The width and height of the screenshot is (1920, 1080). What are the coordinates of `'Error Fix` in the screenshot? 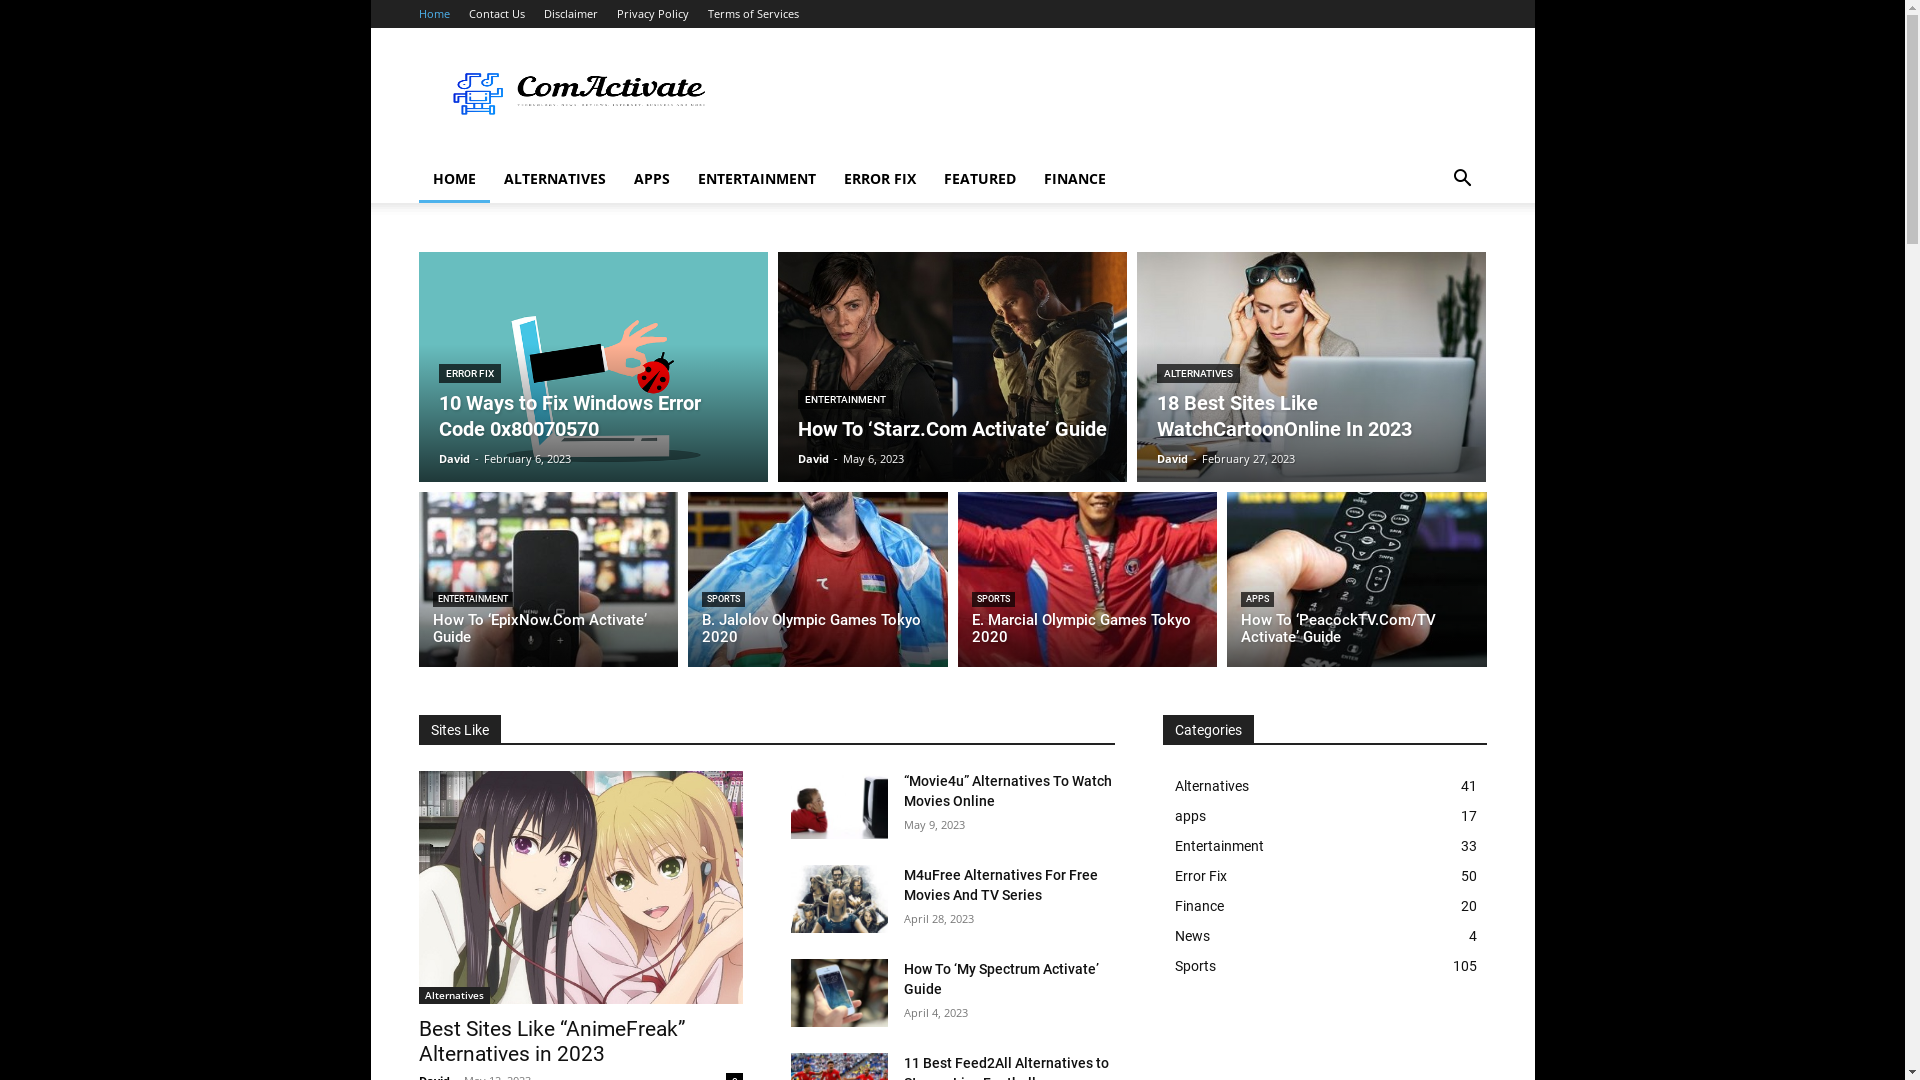 It's located at (1324, 874).